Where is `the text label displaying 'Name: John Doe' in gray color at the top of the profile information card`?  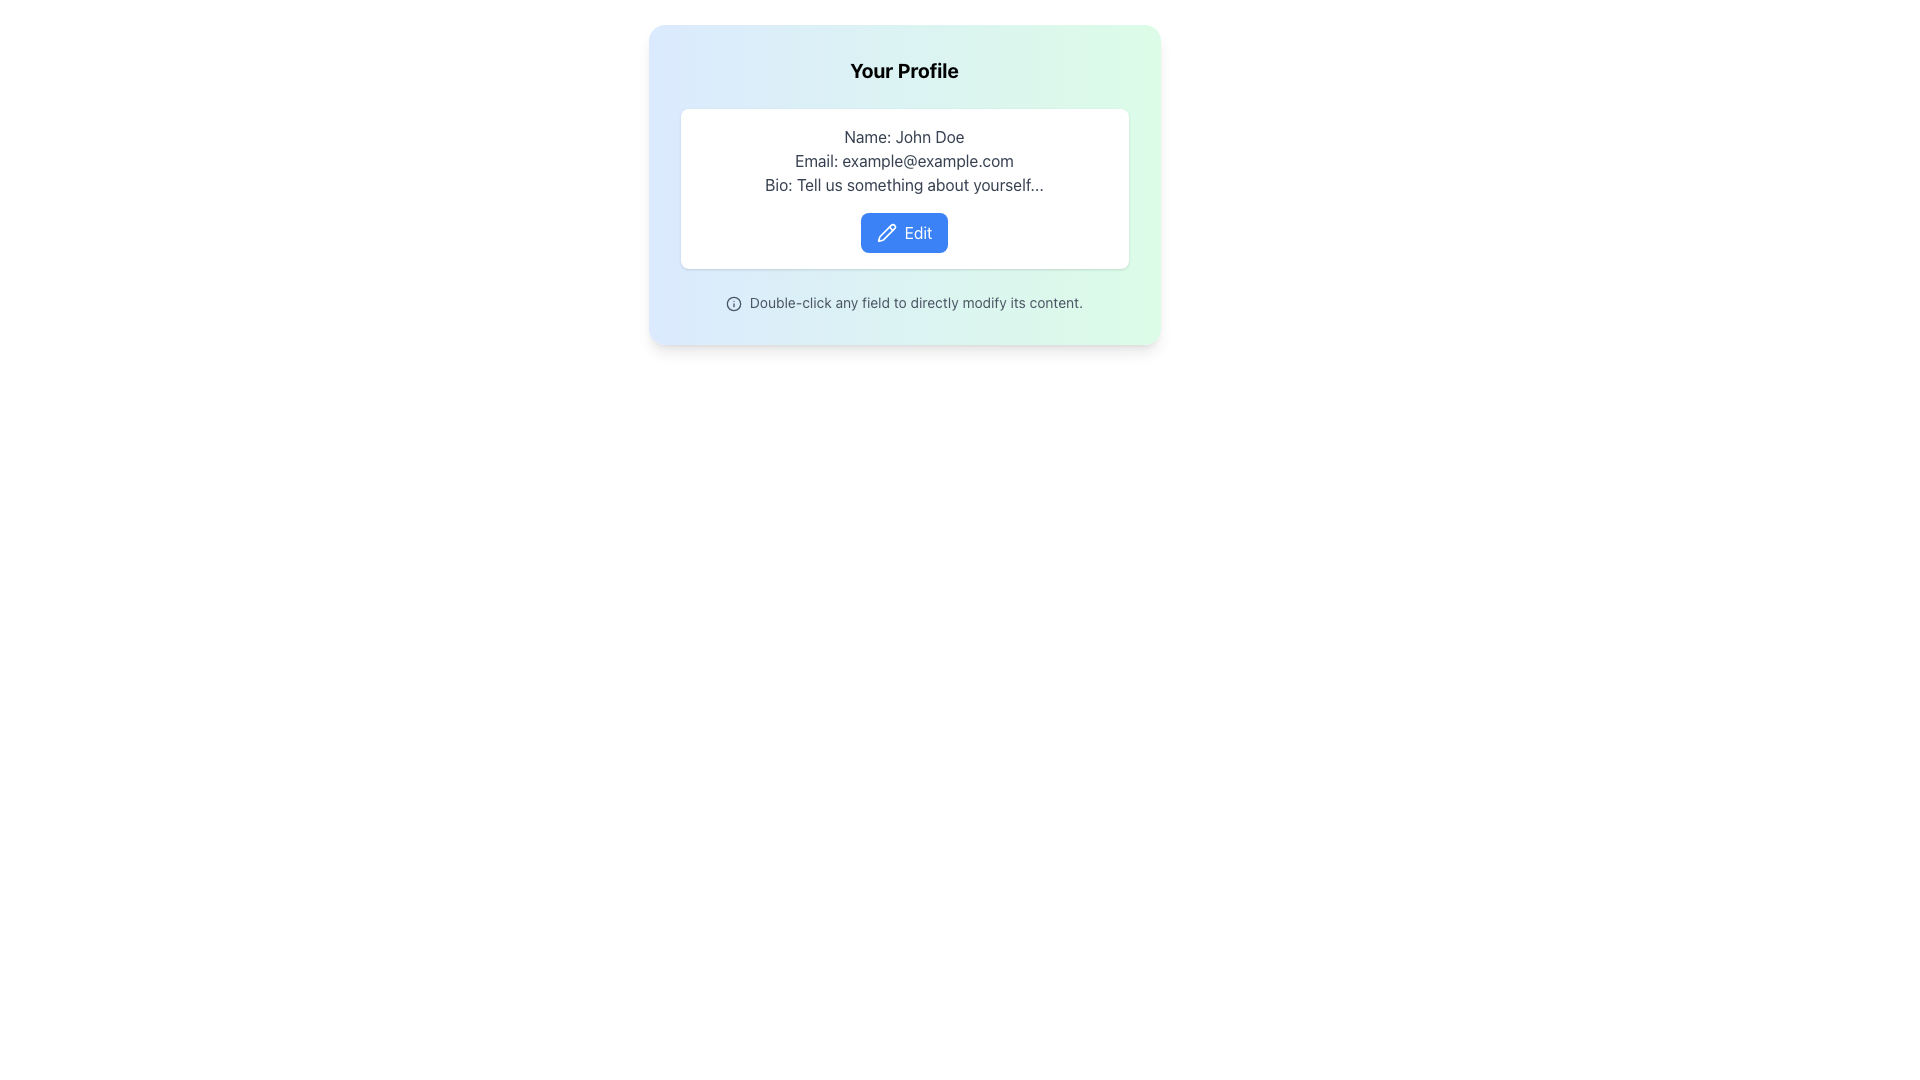
the text label displaying 'Name: John Doe' in gray color at the top of the profile information card is located at coordinates (903, 136).